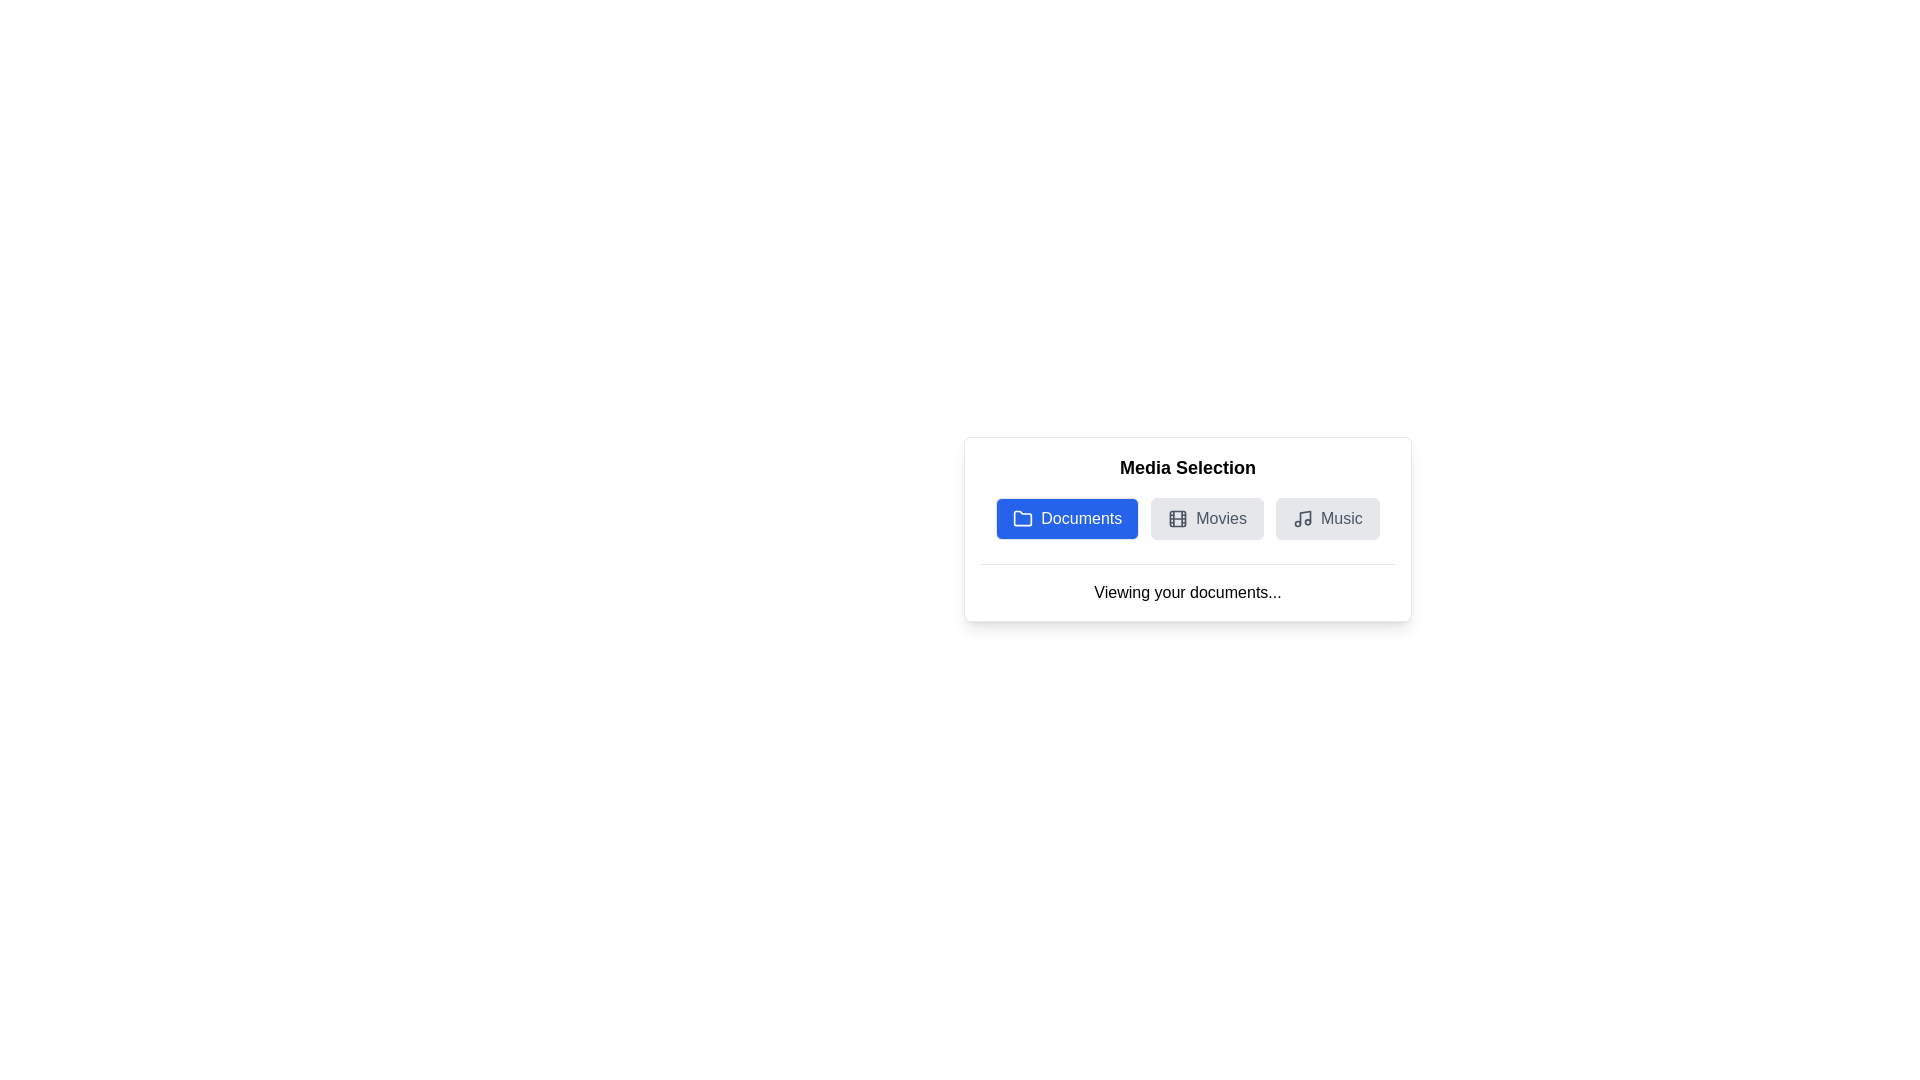 This screenshot has width=1920, height=1080. What do you see at coordinates (1178, 518) in the screenshot?
I see `the visual representation of the SVG icon resembling a film reel, which is part of the 'Movies' button in the media selection interface` at bounding box center [1178, 518].